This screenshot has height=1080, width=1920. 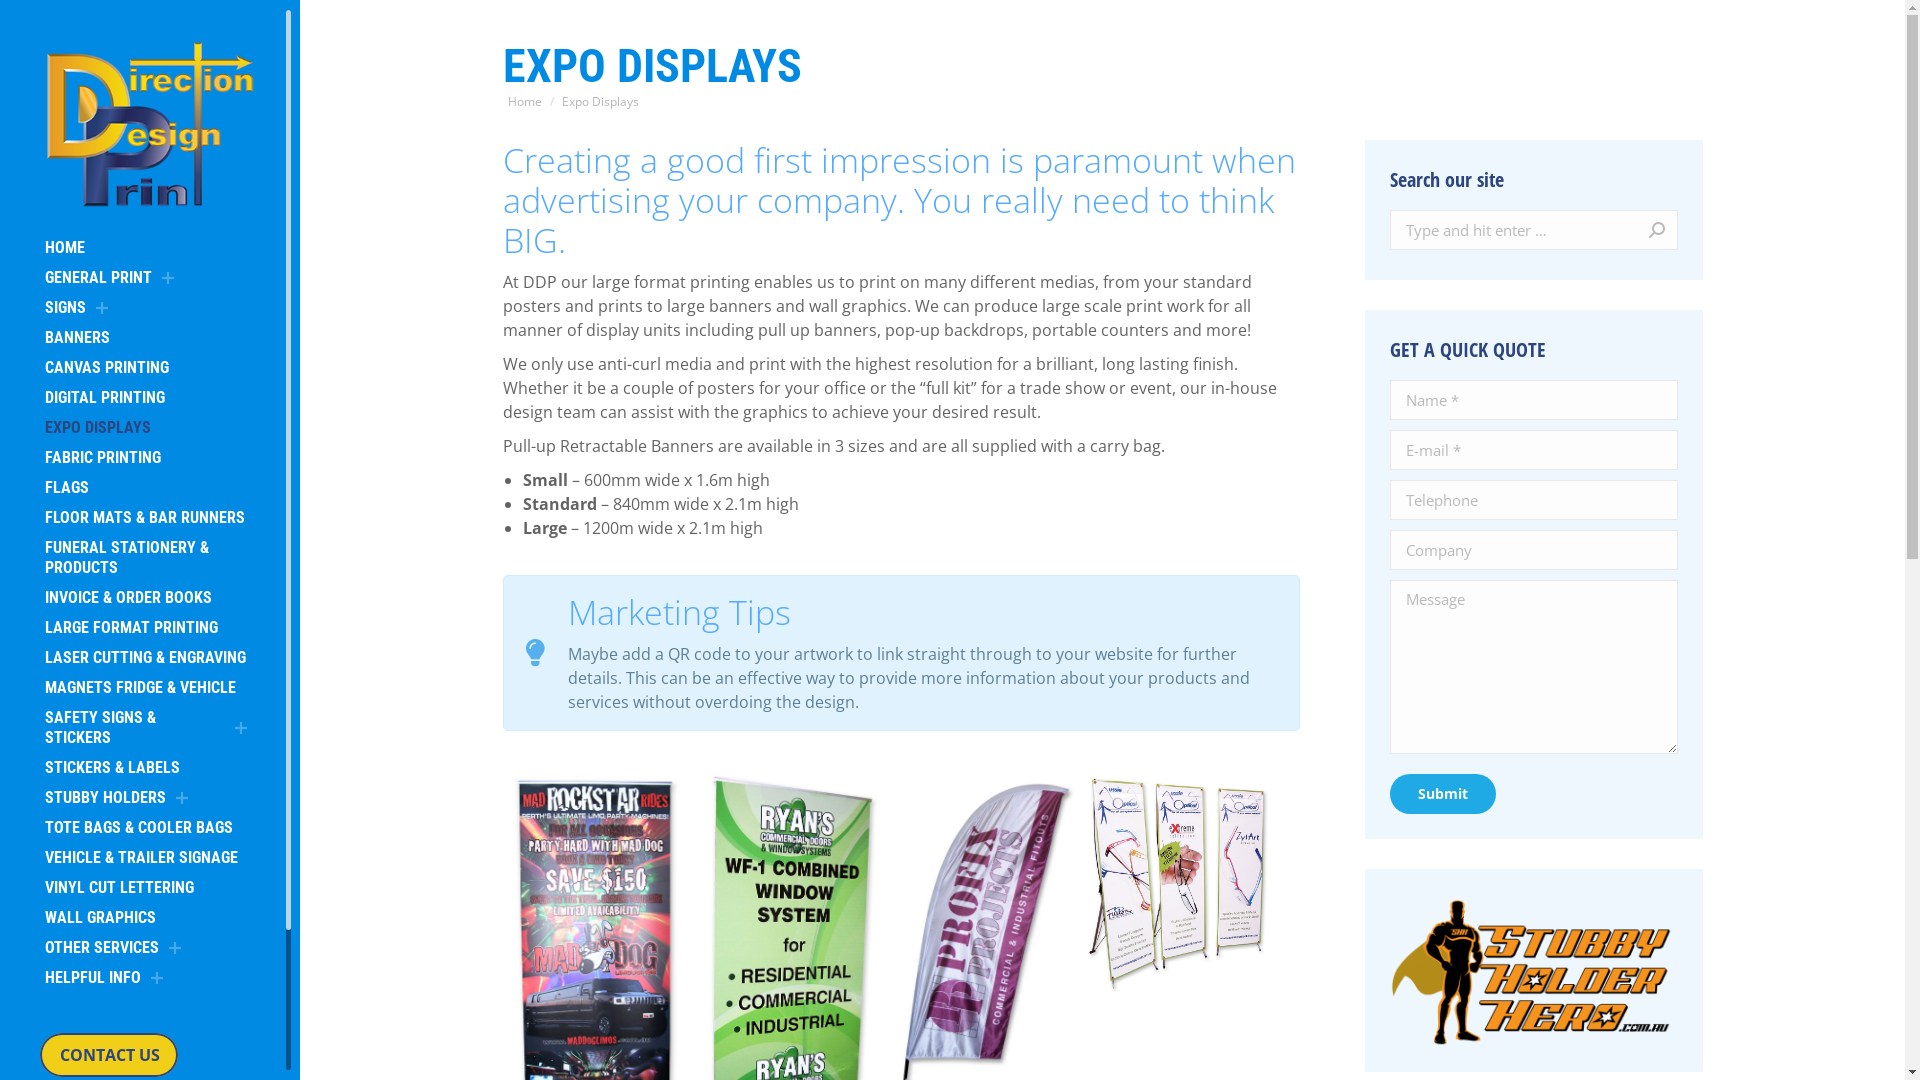 What do you see at coordinates (508, 101) in the screenshot?
I see `'Home'` at bounding box center [508, 101].